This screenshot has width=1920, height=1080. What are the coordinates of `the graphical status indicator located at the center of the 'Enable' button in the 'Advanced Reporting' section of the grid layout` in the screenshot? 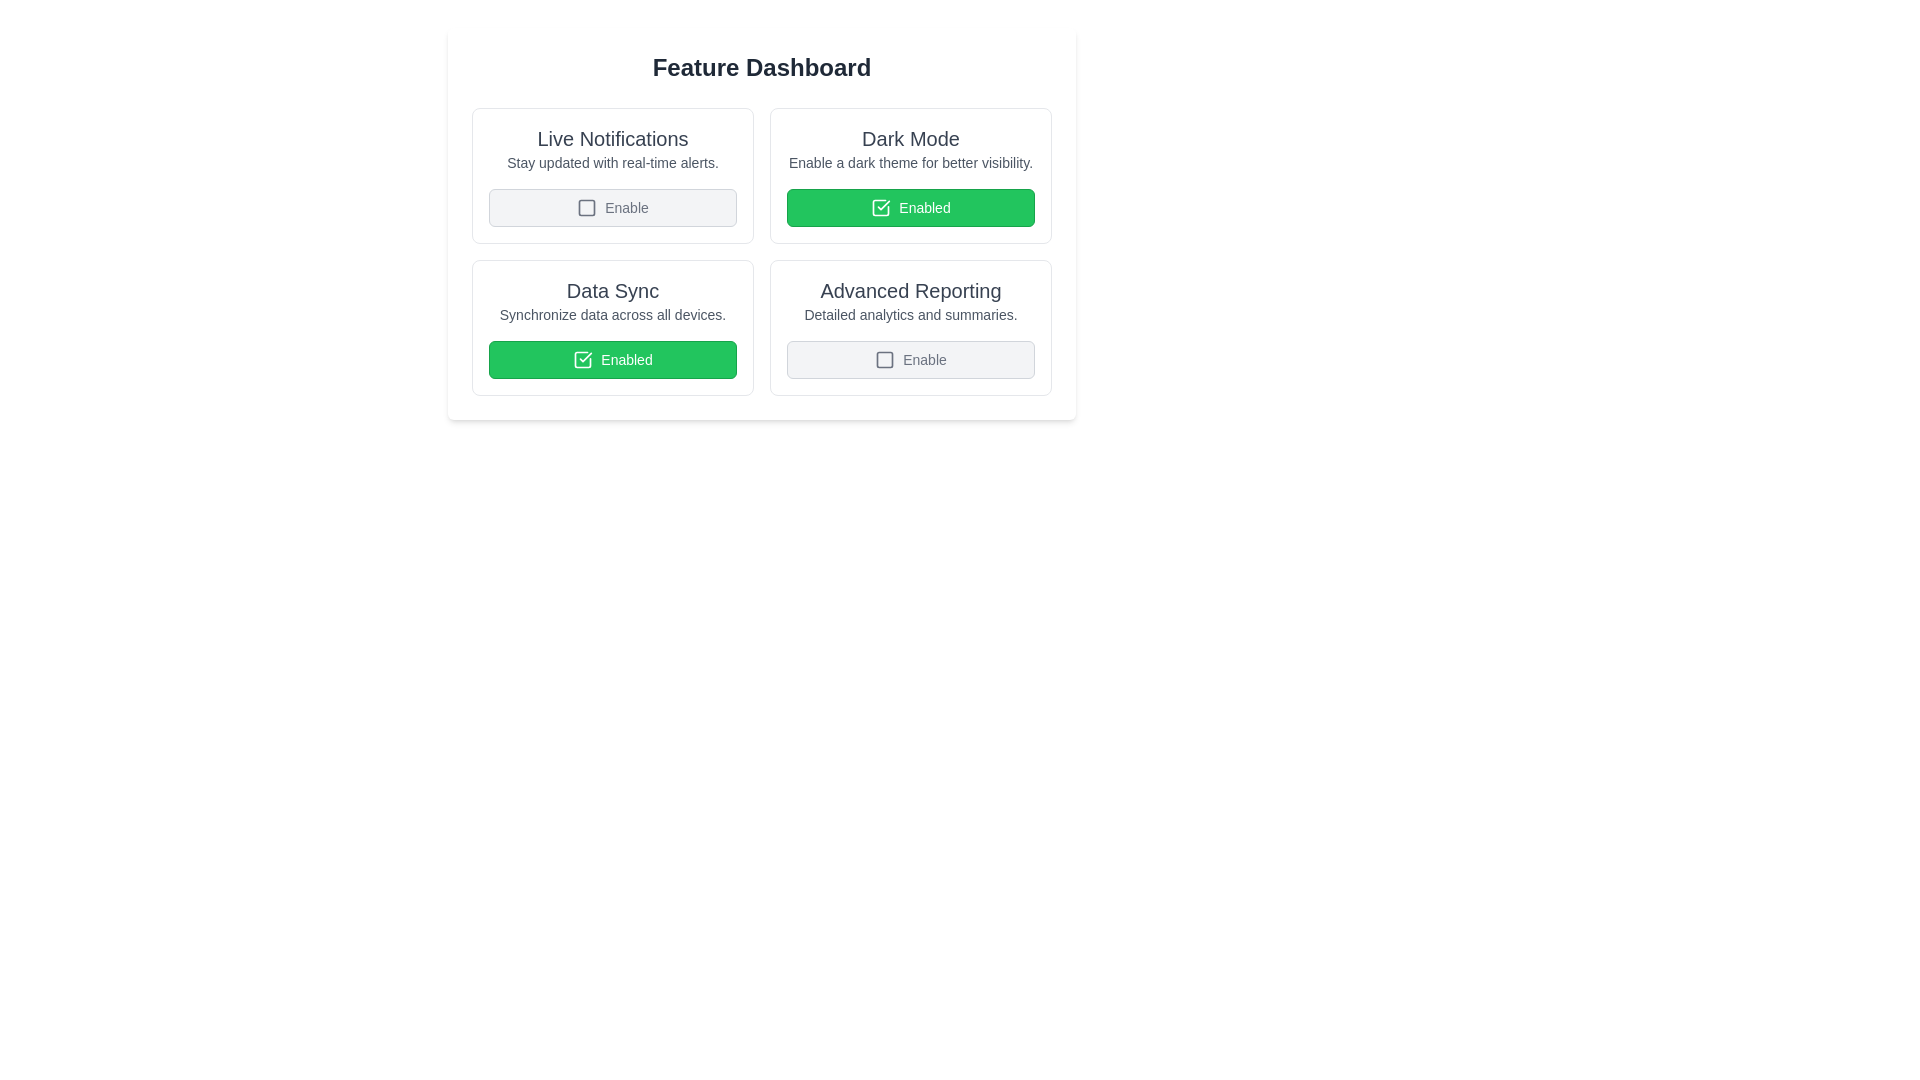 It's located at (884, 358).